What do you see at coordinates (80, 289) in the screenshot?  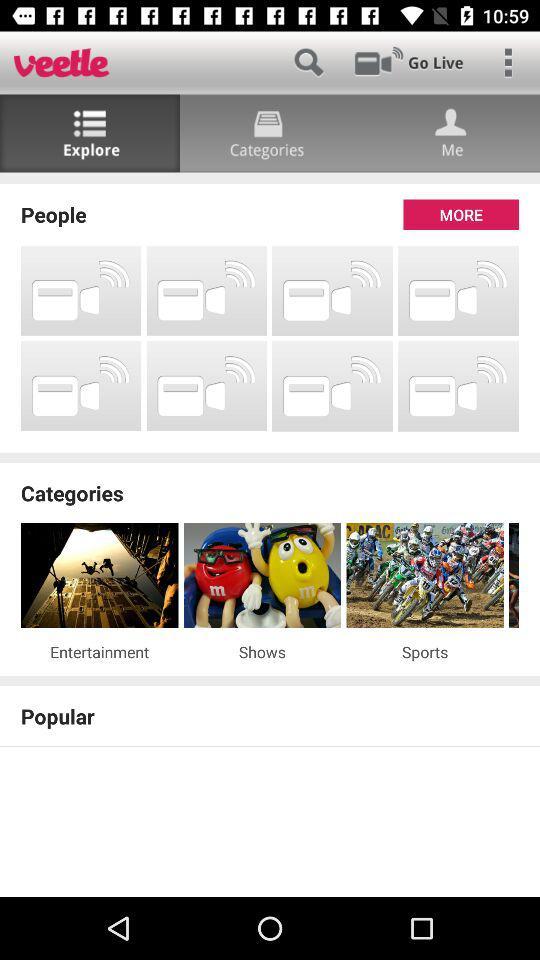 I see `app below people item` at bounding box center [80, 289].